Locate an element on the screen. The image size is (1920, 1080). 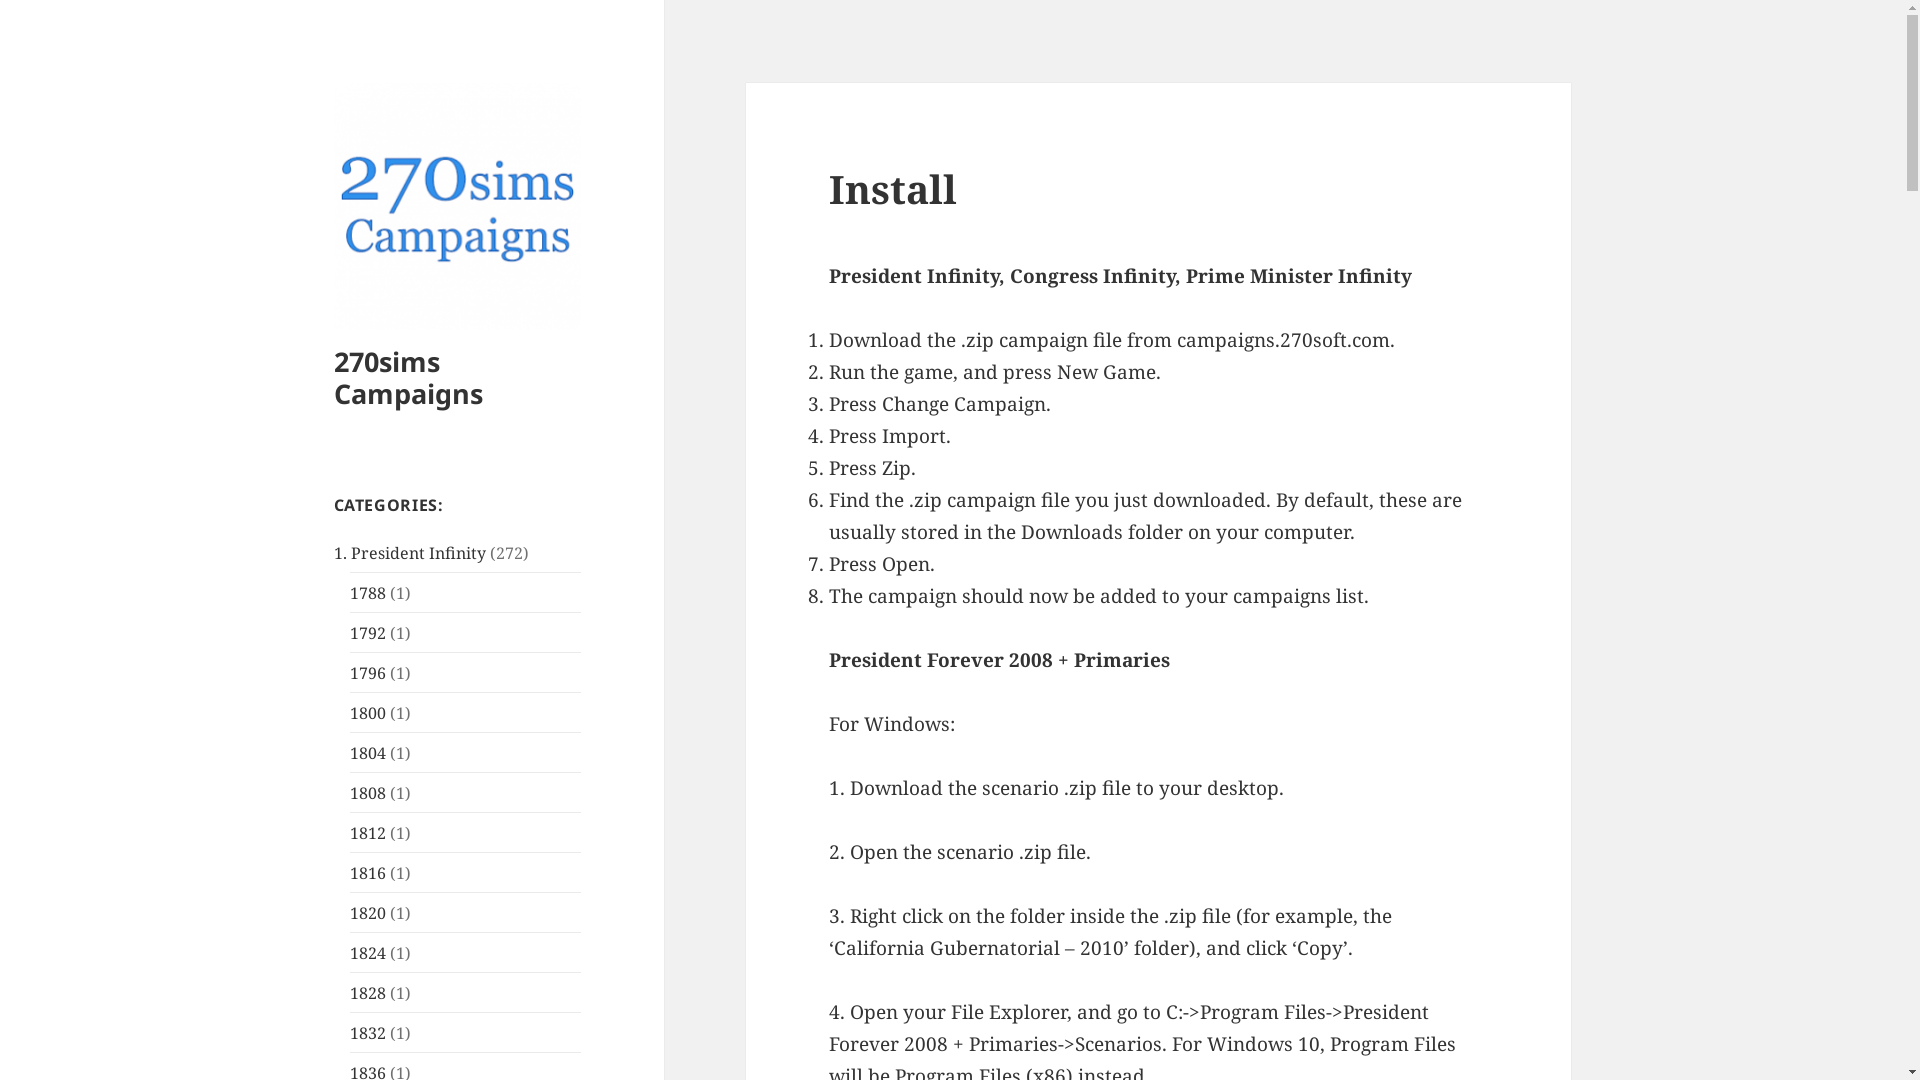
'1820' is located at coordinates (368, 913).